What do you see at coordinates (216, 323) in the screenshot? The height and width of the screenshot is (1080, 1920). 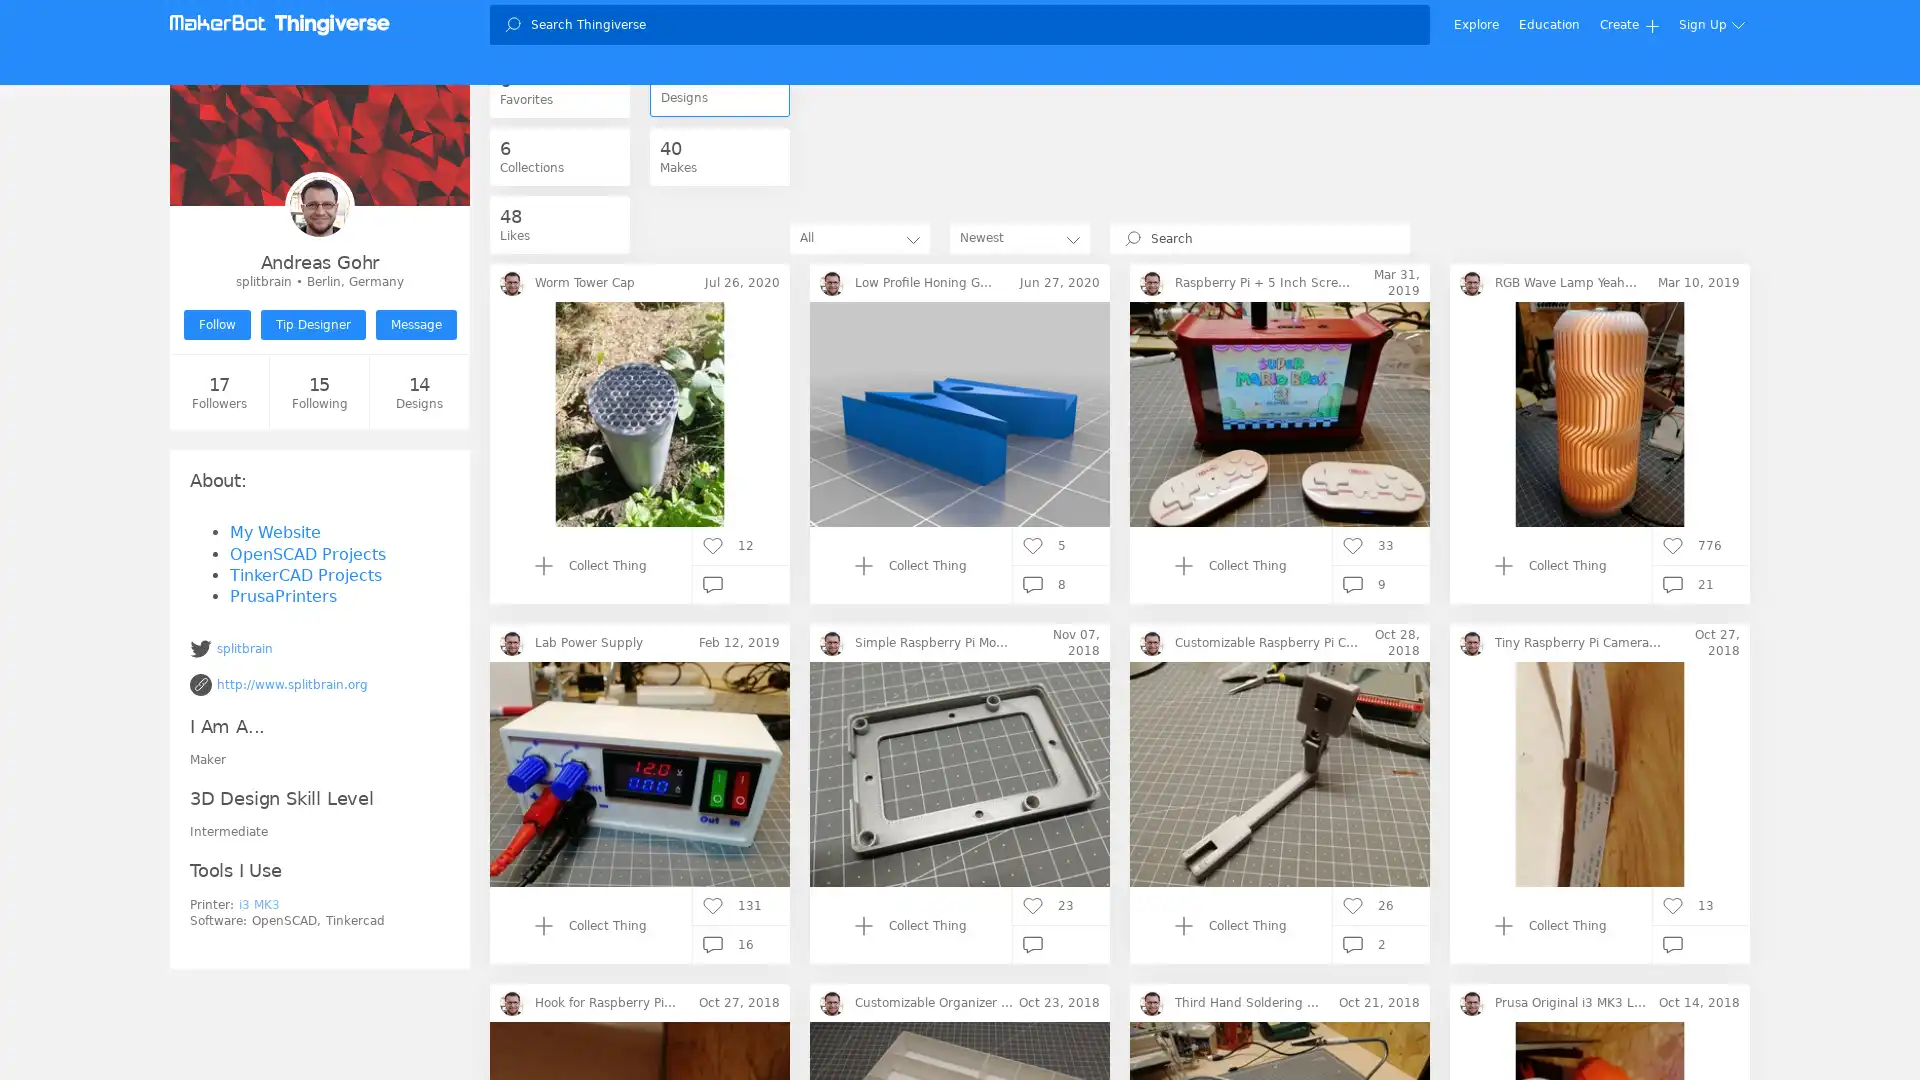 I see `Follow` at bounding box center [216, 323].